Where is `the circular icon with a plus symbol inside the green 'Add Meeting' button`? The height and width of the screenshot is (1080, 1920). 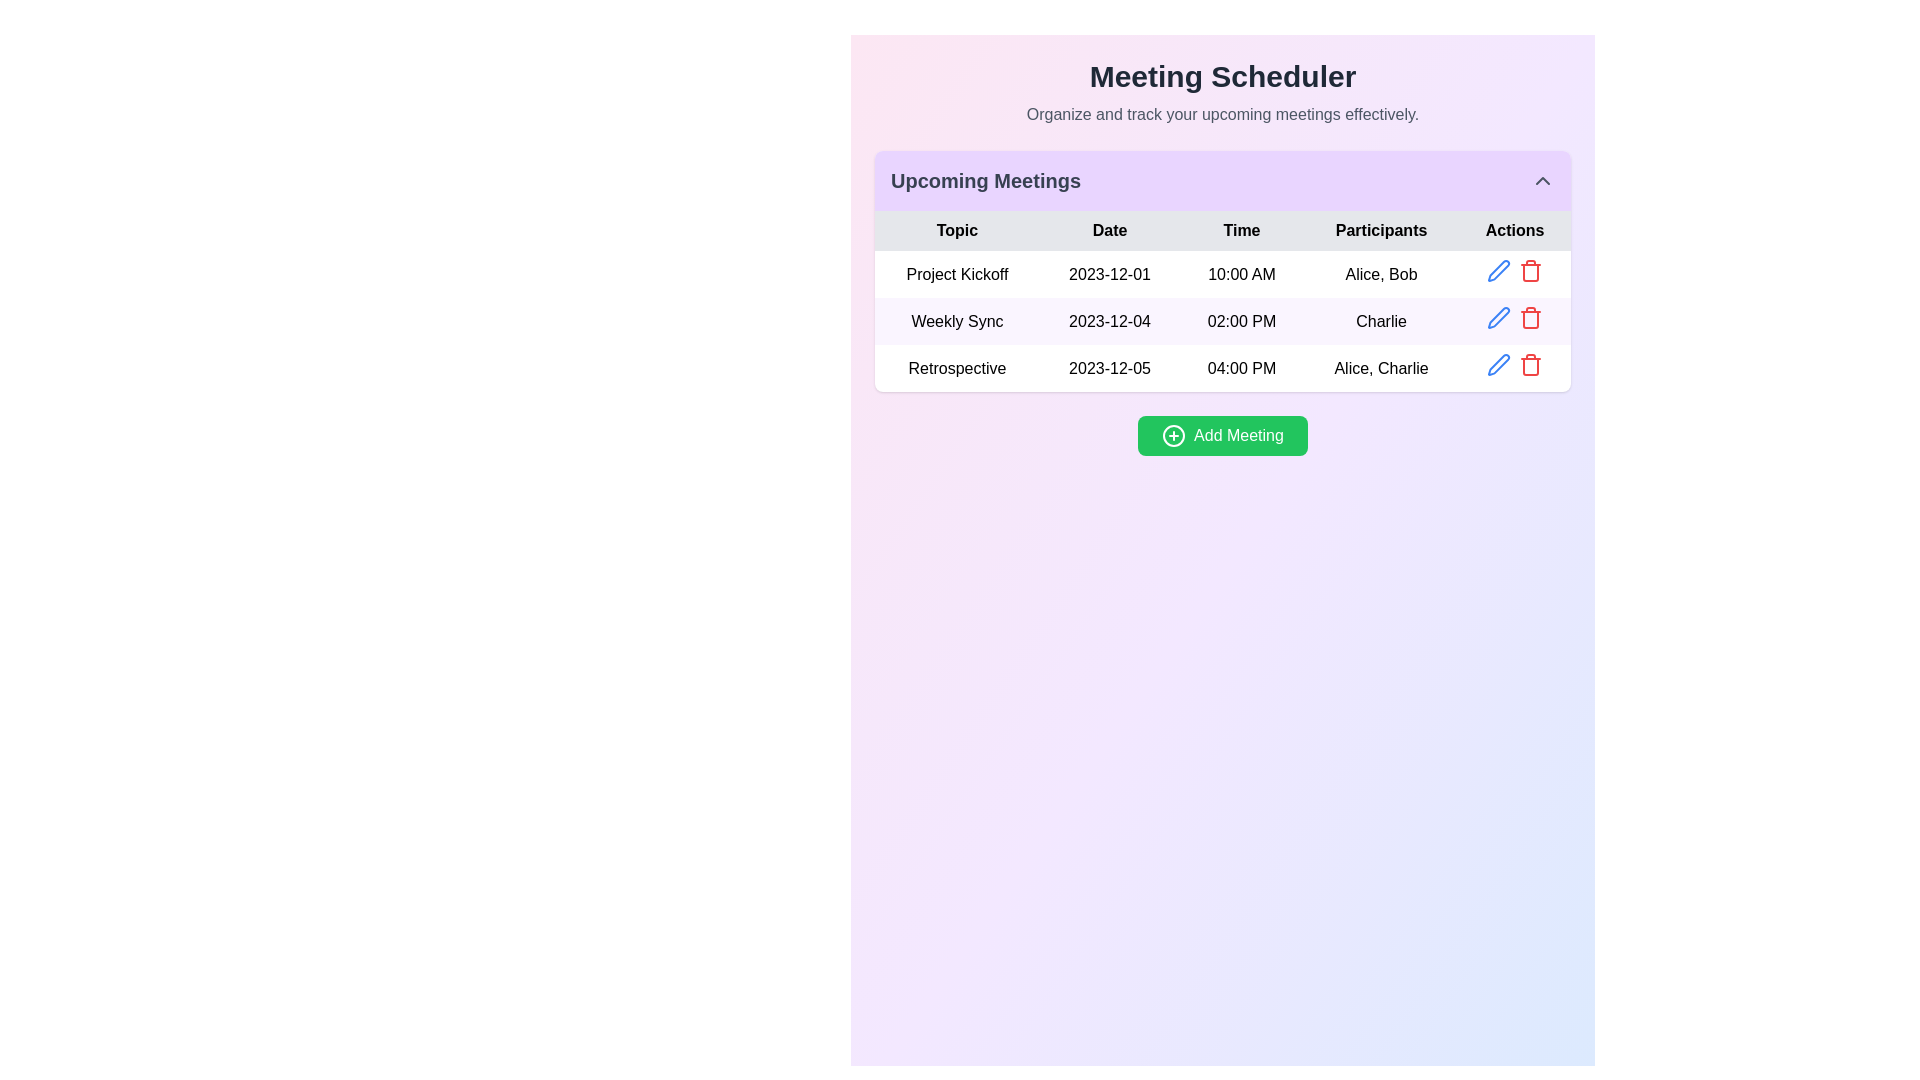
the circular icon with a plus symbol inside the green 'Add Meeting' button is located at coordinates (1174, 434).